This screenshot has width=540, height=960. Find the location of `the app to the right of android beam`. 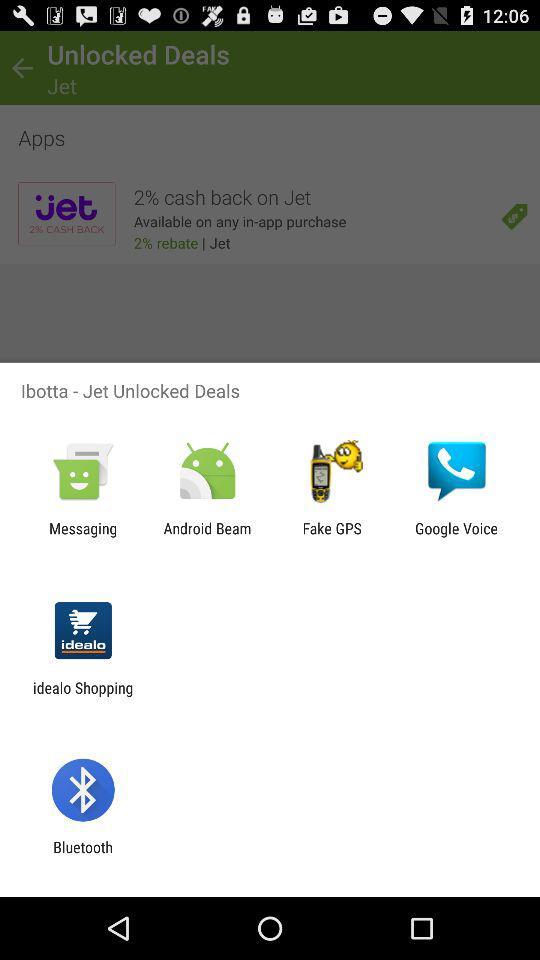

the app to the right of android beam is located at coordinates (332, 536).